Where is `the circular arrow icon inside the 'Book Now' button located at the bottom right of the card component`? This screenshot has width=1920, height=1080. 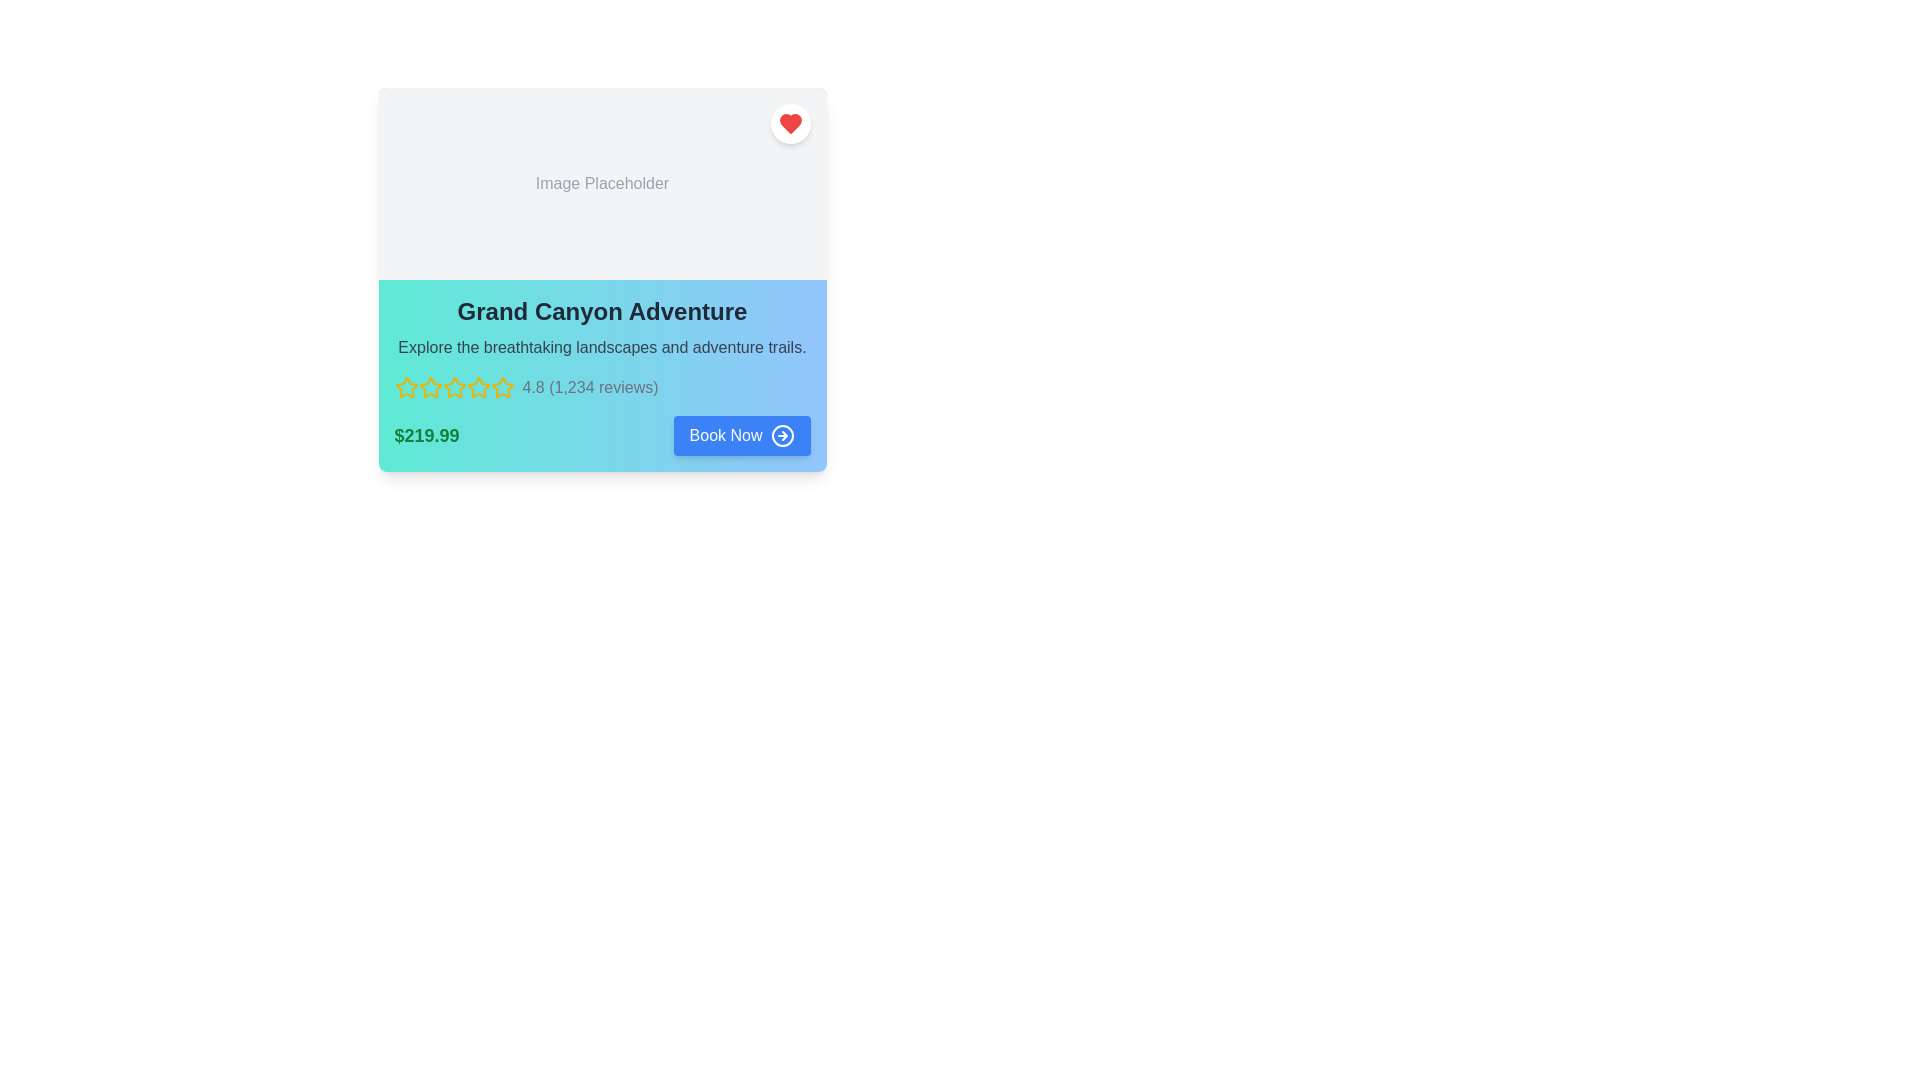 the circular arrow icon inside the 'Book Now' button located at the bottom right of the card component is located at coordinates (781, 434).